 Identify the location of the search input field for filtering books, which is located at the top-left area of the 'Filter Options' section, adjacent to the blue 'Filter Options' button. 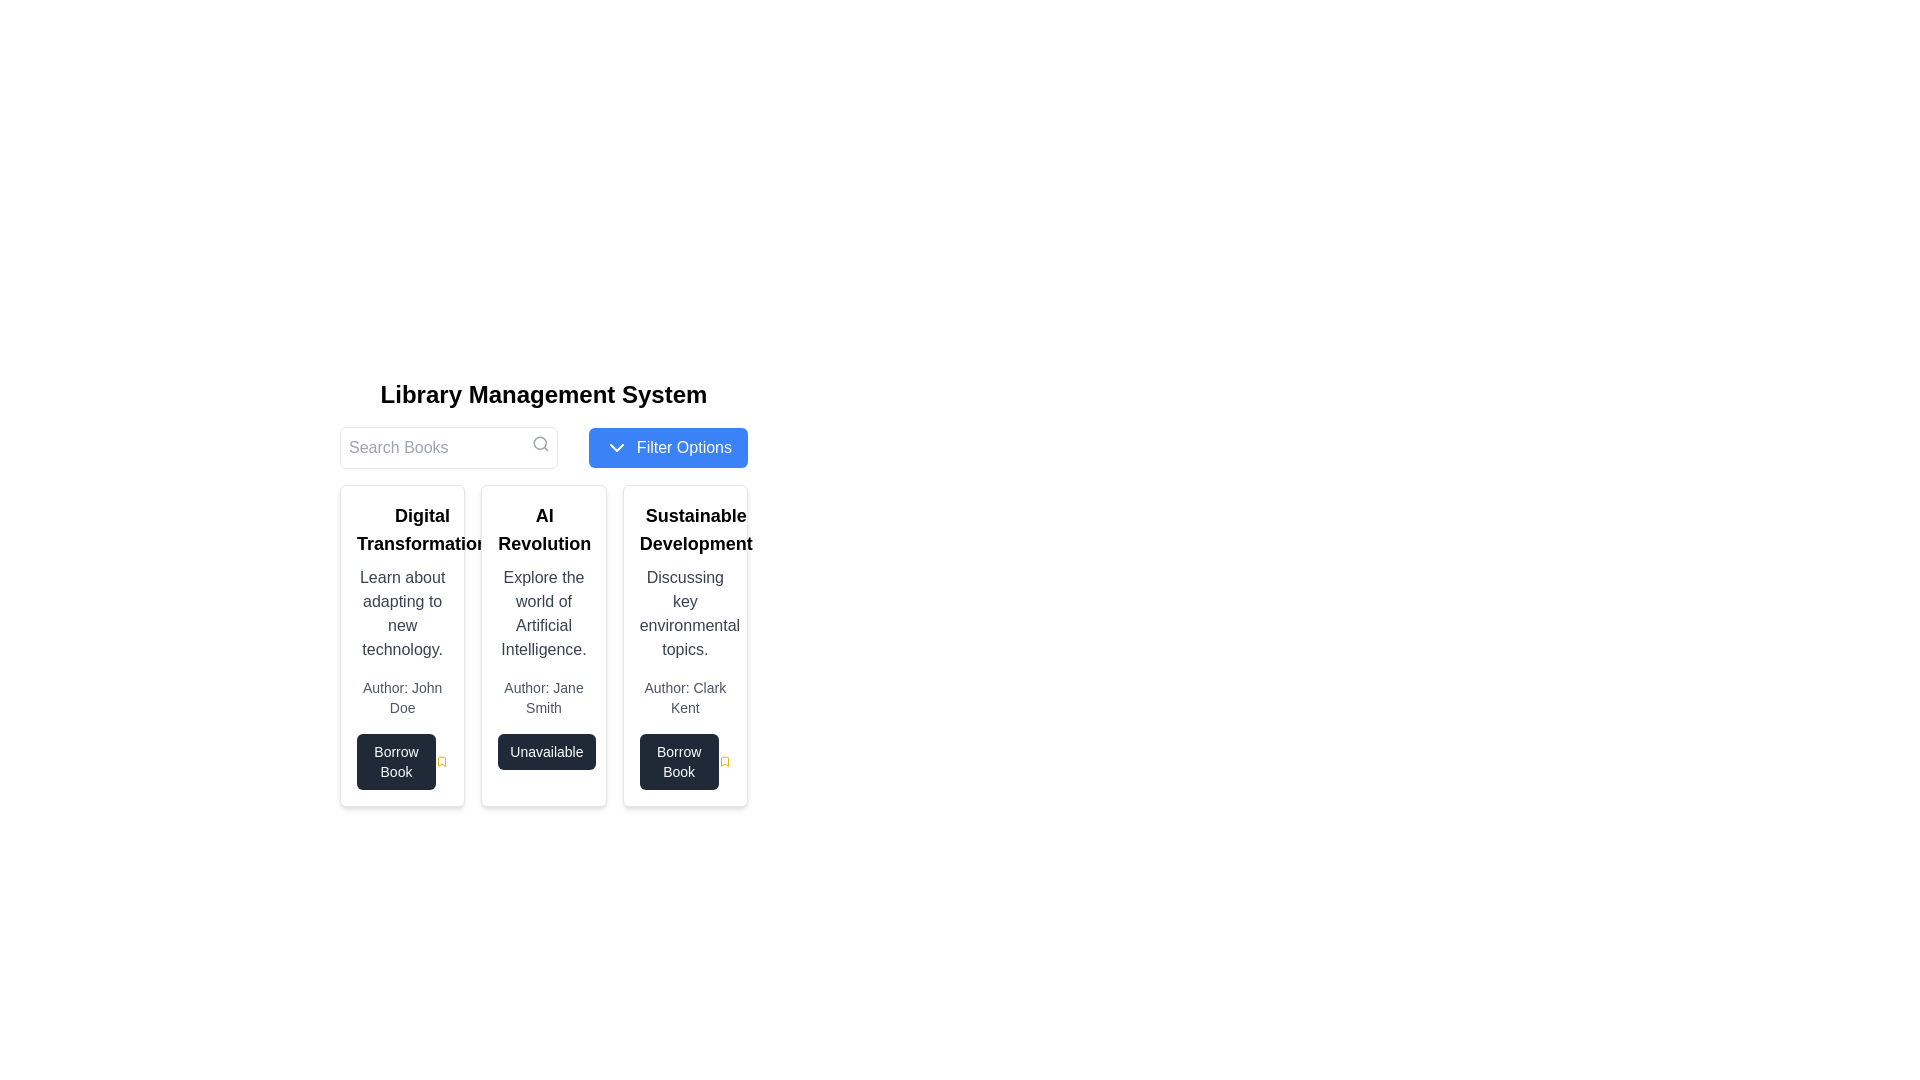
(448, 446).